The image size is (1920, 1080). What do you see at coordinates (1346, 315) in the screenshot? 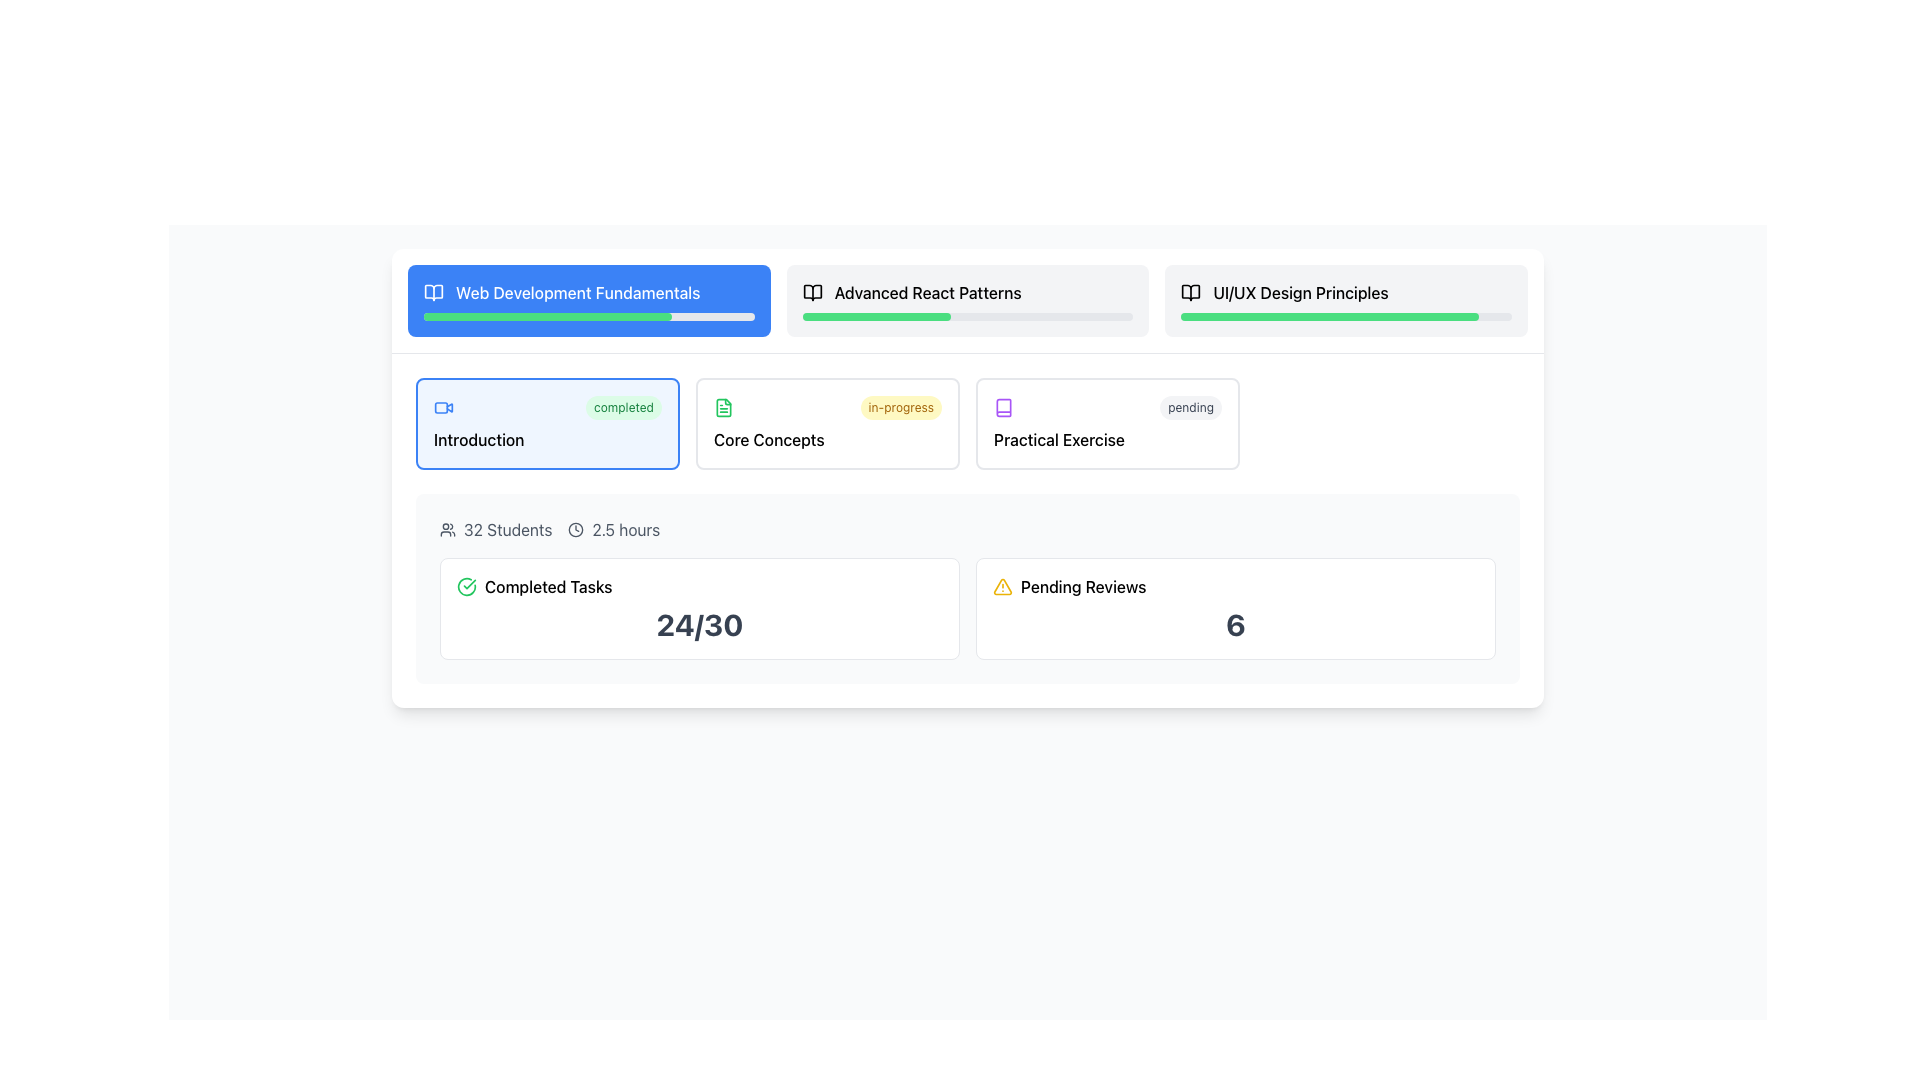
I see `the progress bar located below the 'UI/UX Design Principles' label, which is a thin, rounded rectangular bar with a light gray background and a green inner bar indicating 90% progress` at bounding box center [1346, 315].